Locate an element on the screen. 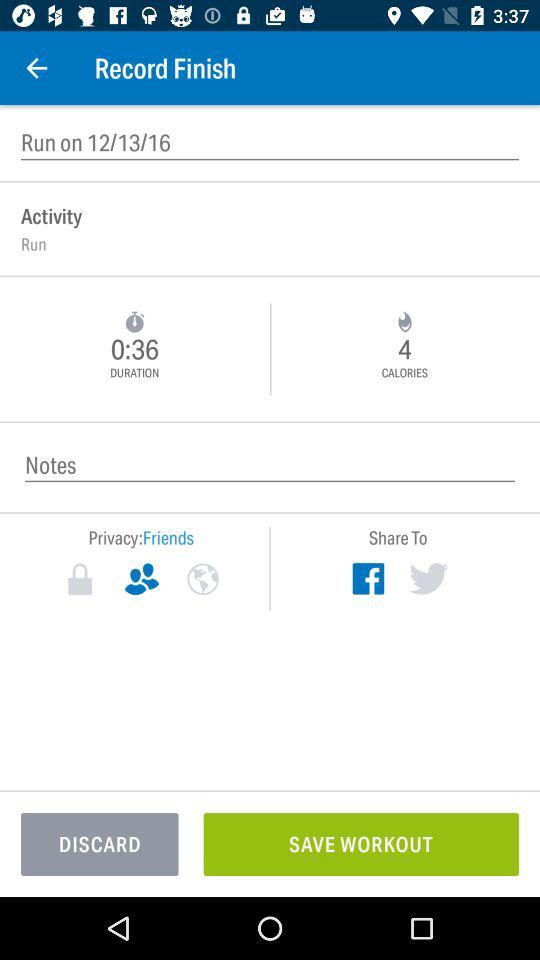 Image resolution: width=540 pixels, height=960 pixels. save workout is located at coordinates (360, 843).